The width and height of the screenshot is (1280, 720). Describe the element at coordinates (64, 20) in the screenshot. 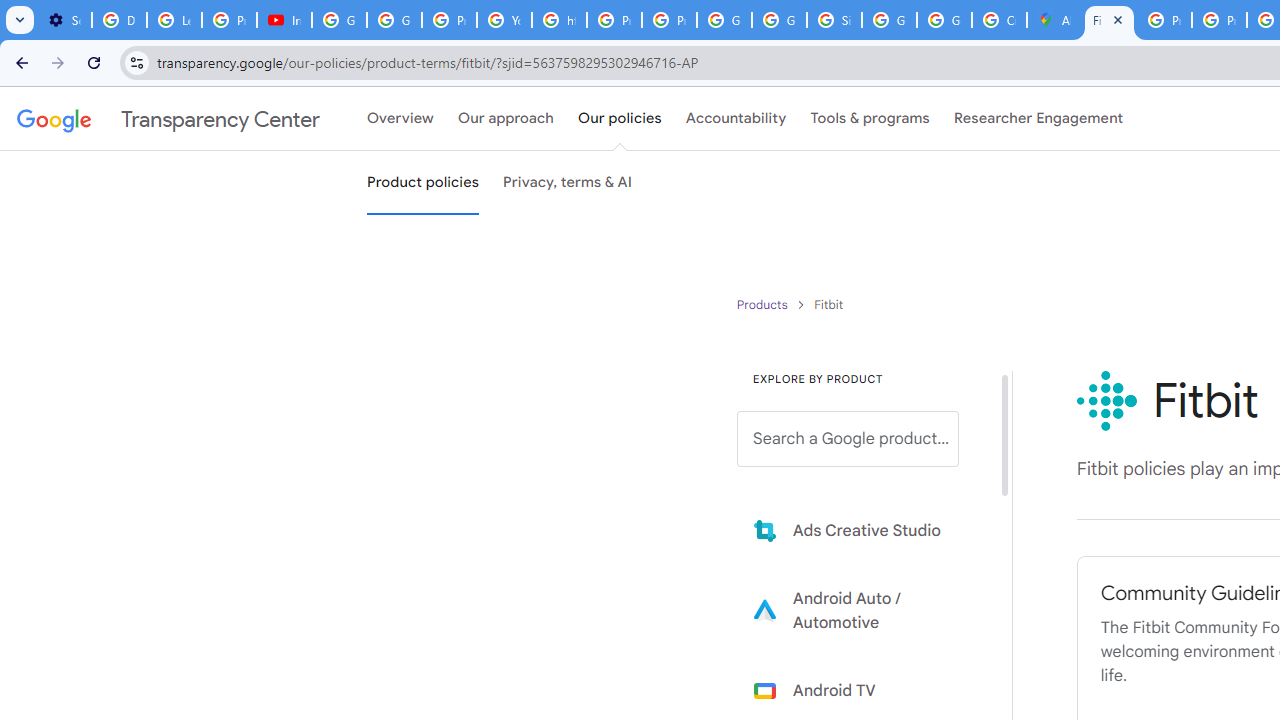

I see `'Settings - Performance'` at that location.